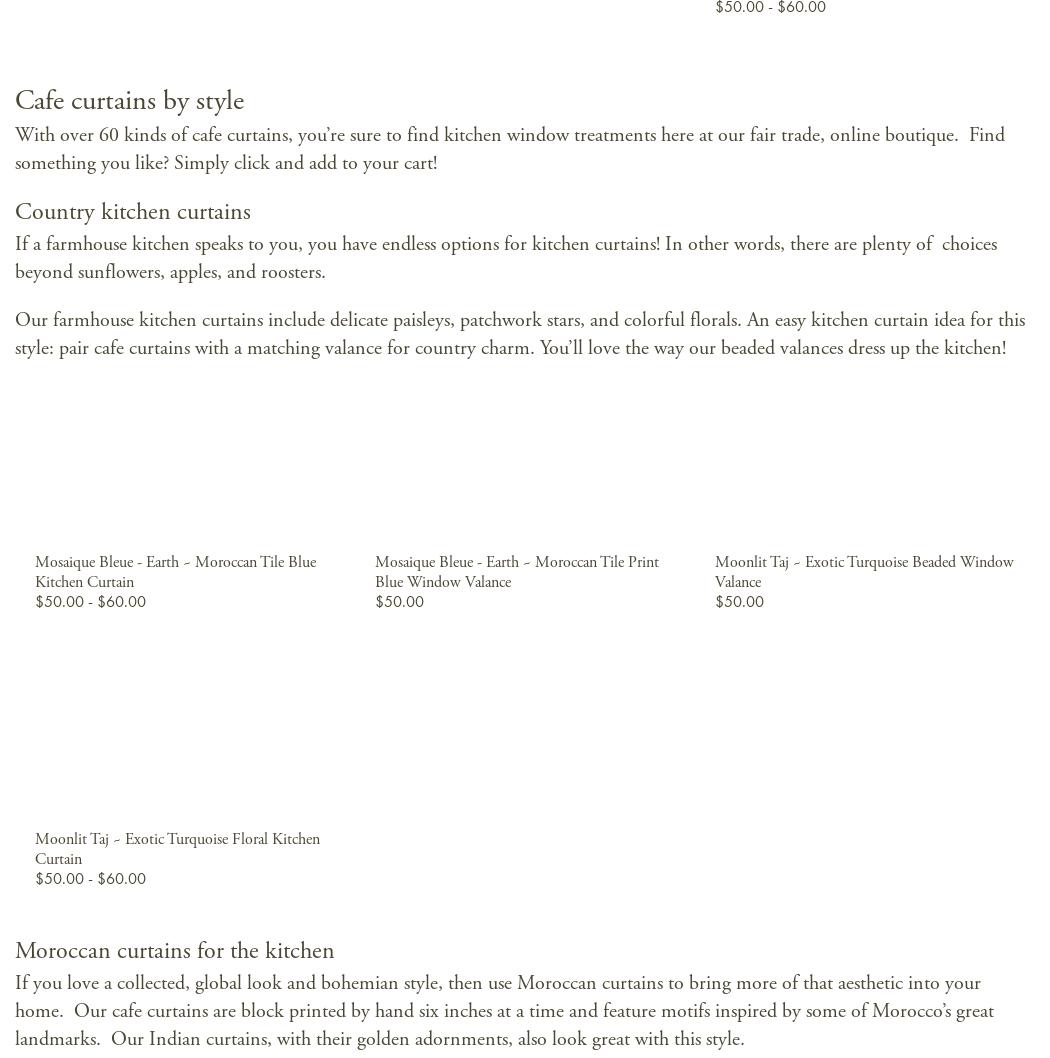  I want to click on 'If you love a collected, global look and bohemian style, then use Moroccan curtains to bring more of that aesthetic into your home.  Our cafe curtains are block printed by hand six inches at a time and feature motifs inspired by some of Morocco’s great landmarks.  Our Indian curtains, with their golden adornments, also look great with this style.', so click(503, 1009).